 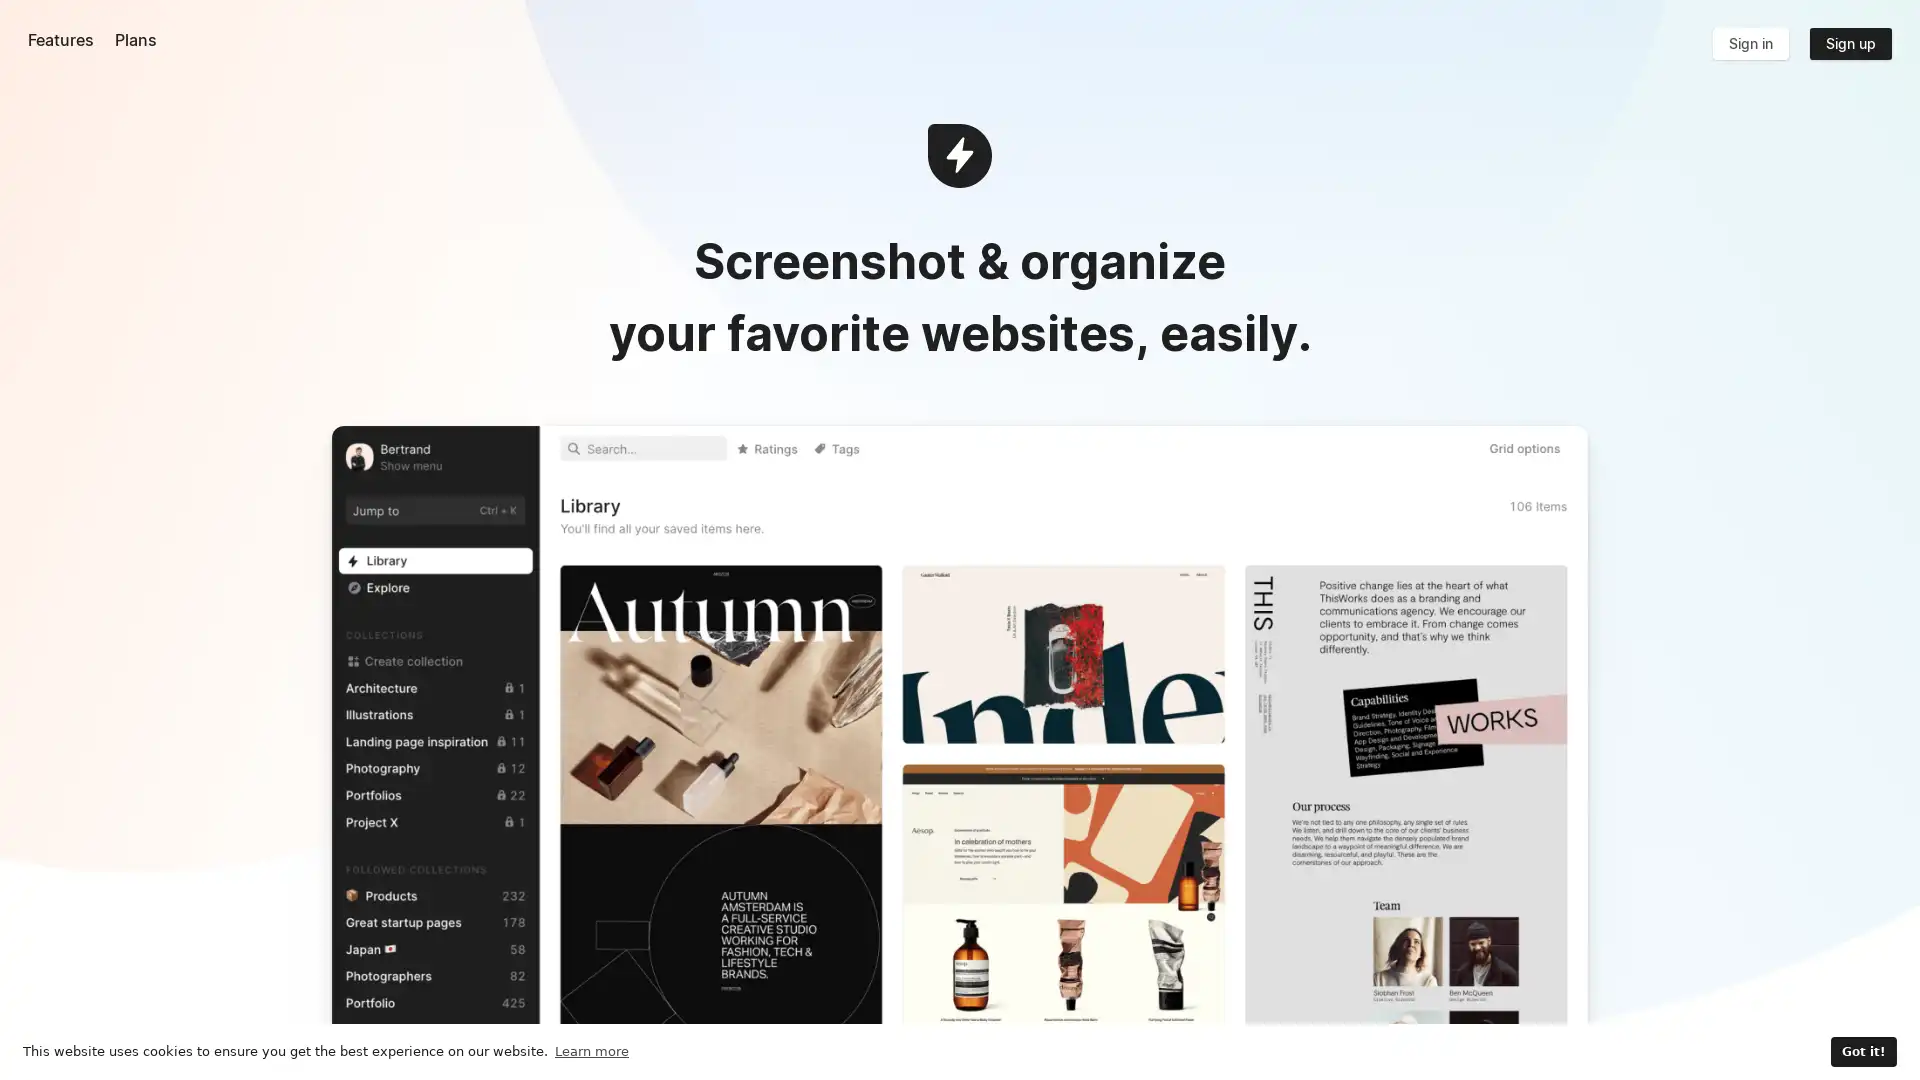 What do you see at coordinates (1848, 43) in the screenshot?
I see `Sign up` at bounding box center [1848, 43].